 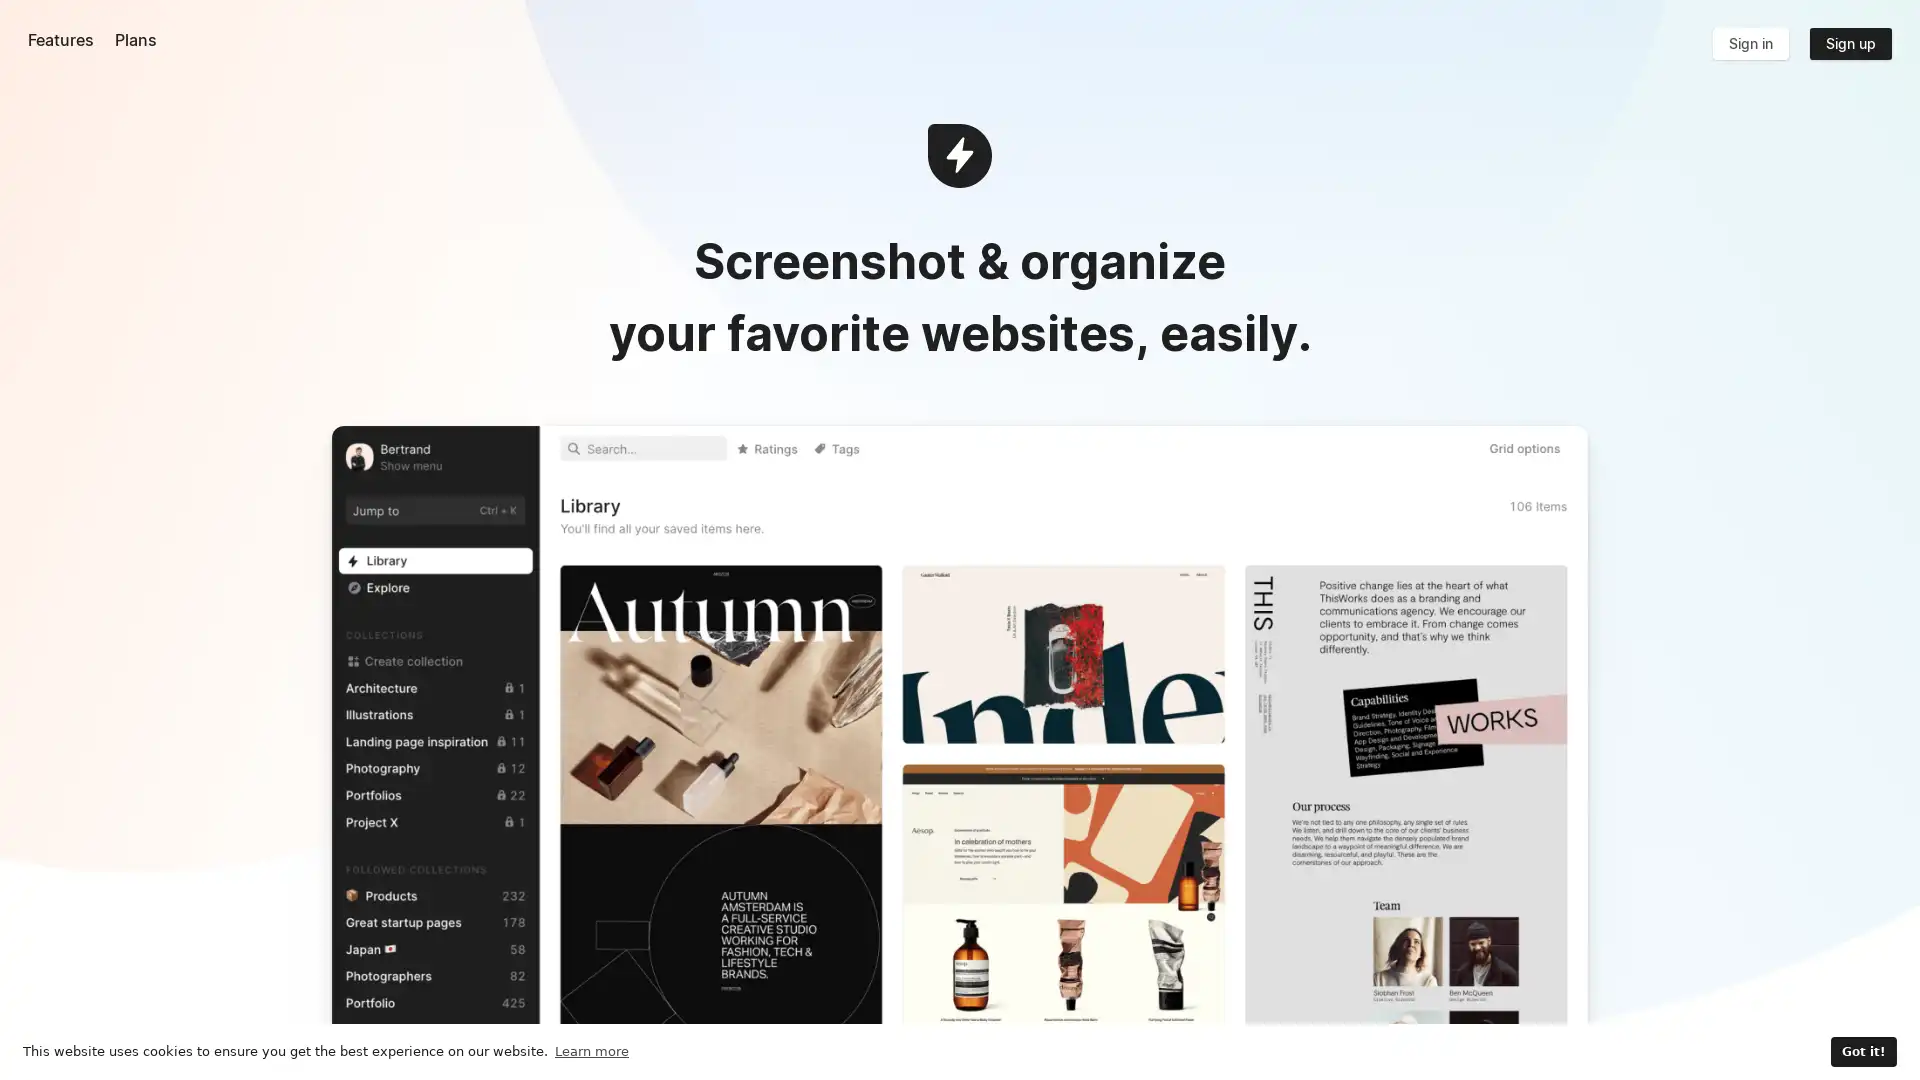 What do you see at coordinates (1848, 43) in the screenshot?
I see `Sign up` at bounding box center [1848, 43].